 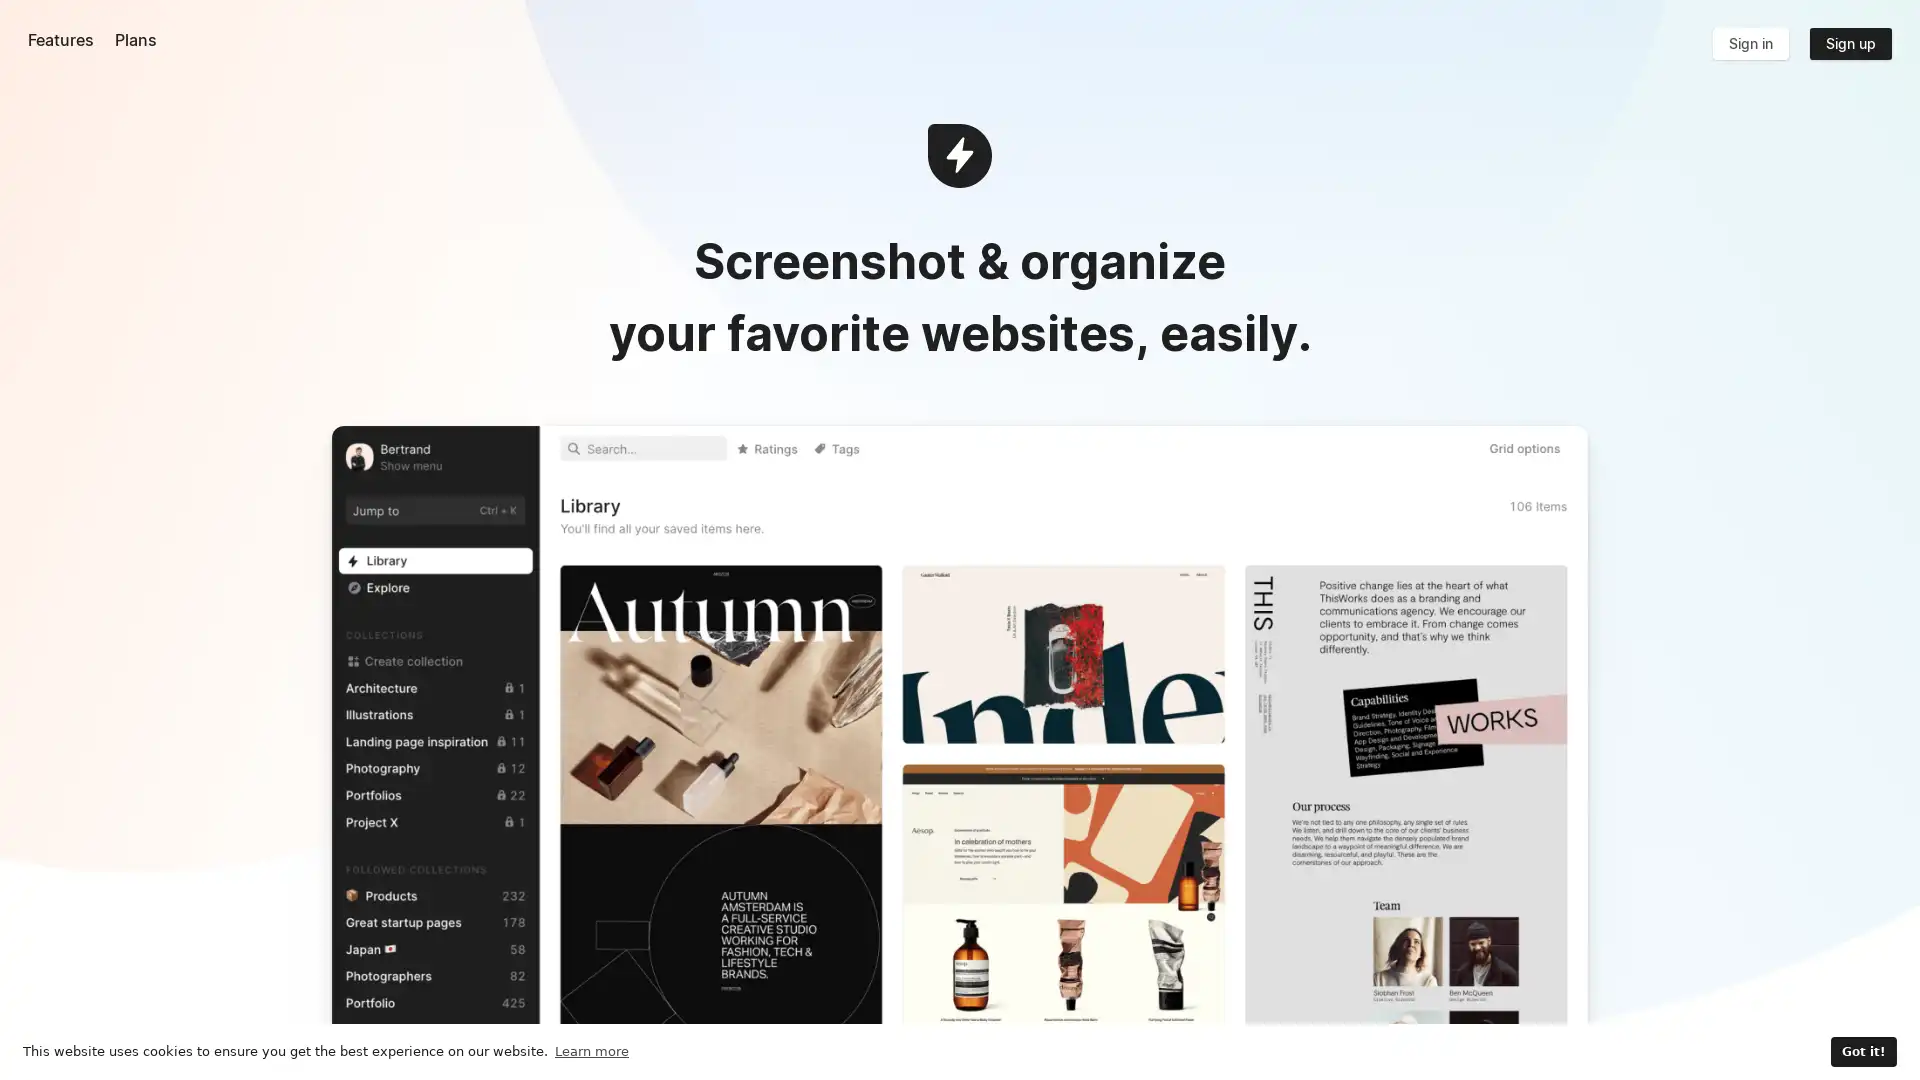 What do you see at coordinates (1848, 43) in the screenshot?
I see `Sign up` at bounding box center [1848, 43].